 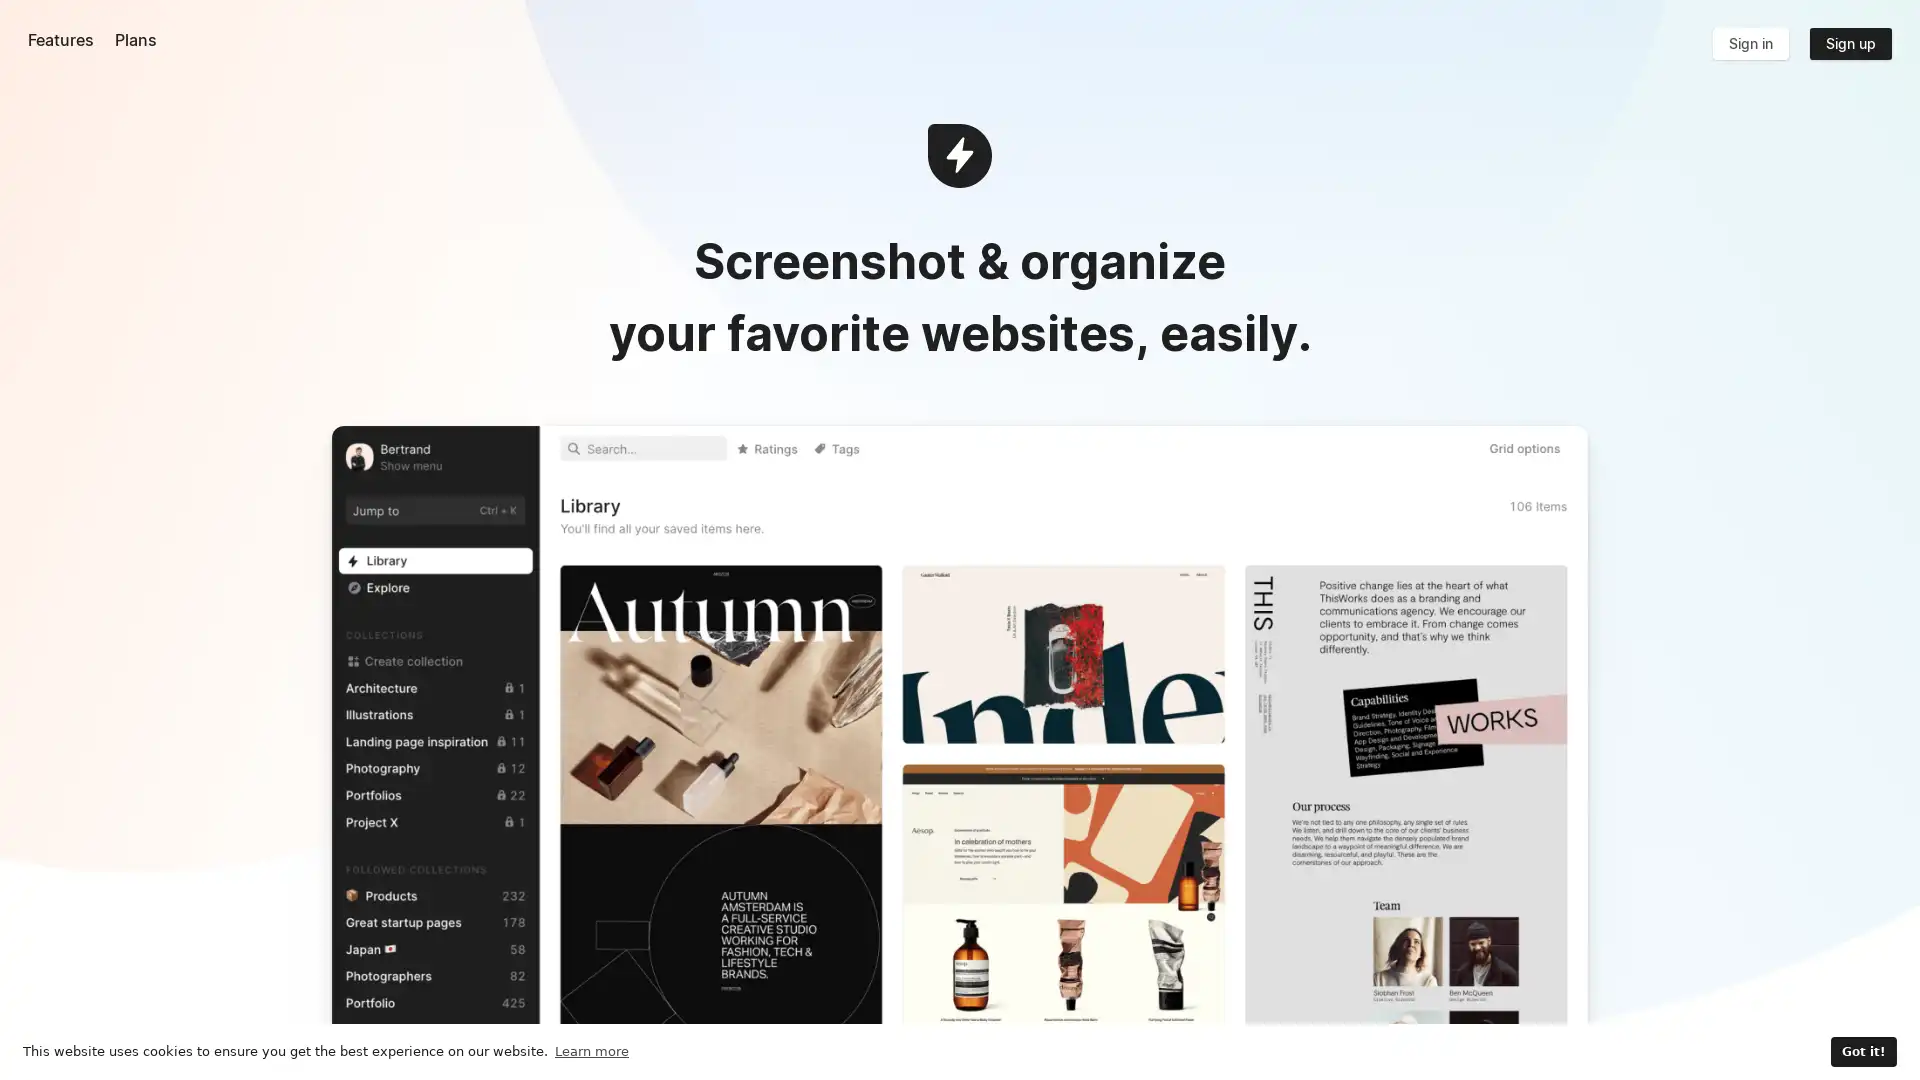 What do you see at coordinates (1848, 43) in the screenshot?
I see `Sign up` at bounding box center [1848, 43].